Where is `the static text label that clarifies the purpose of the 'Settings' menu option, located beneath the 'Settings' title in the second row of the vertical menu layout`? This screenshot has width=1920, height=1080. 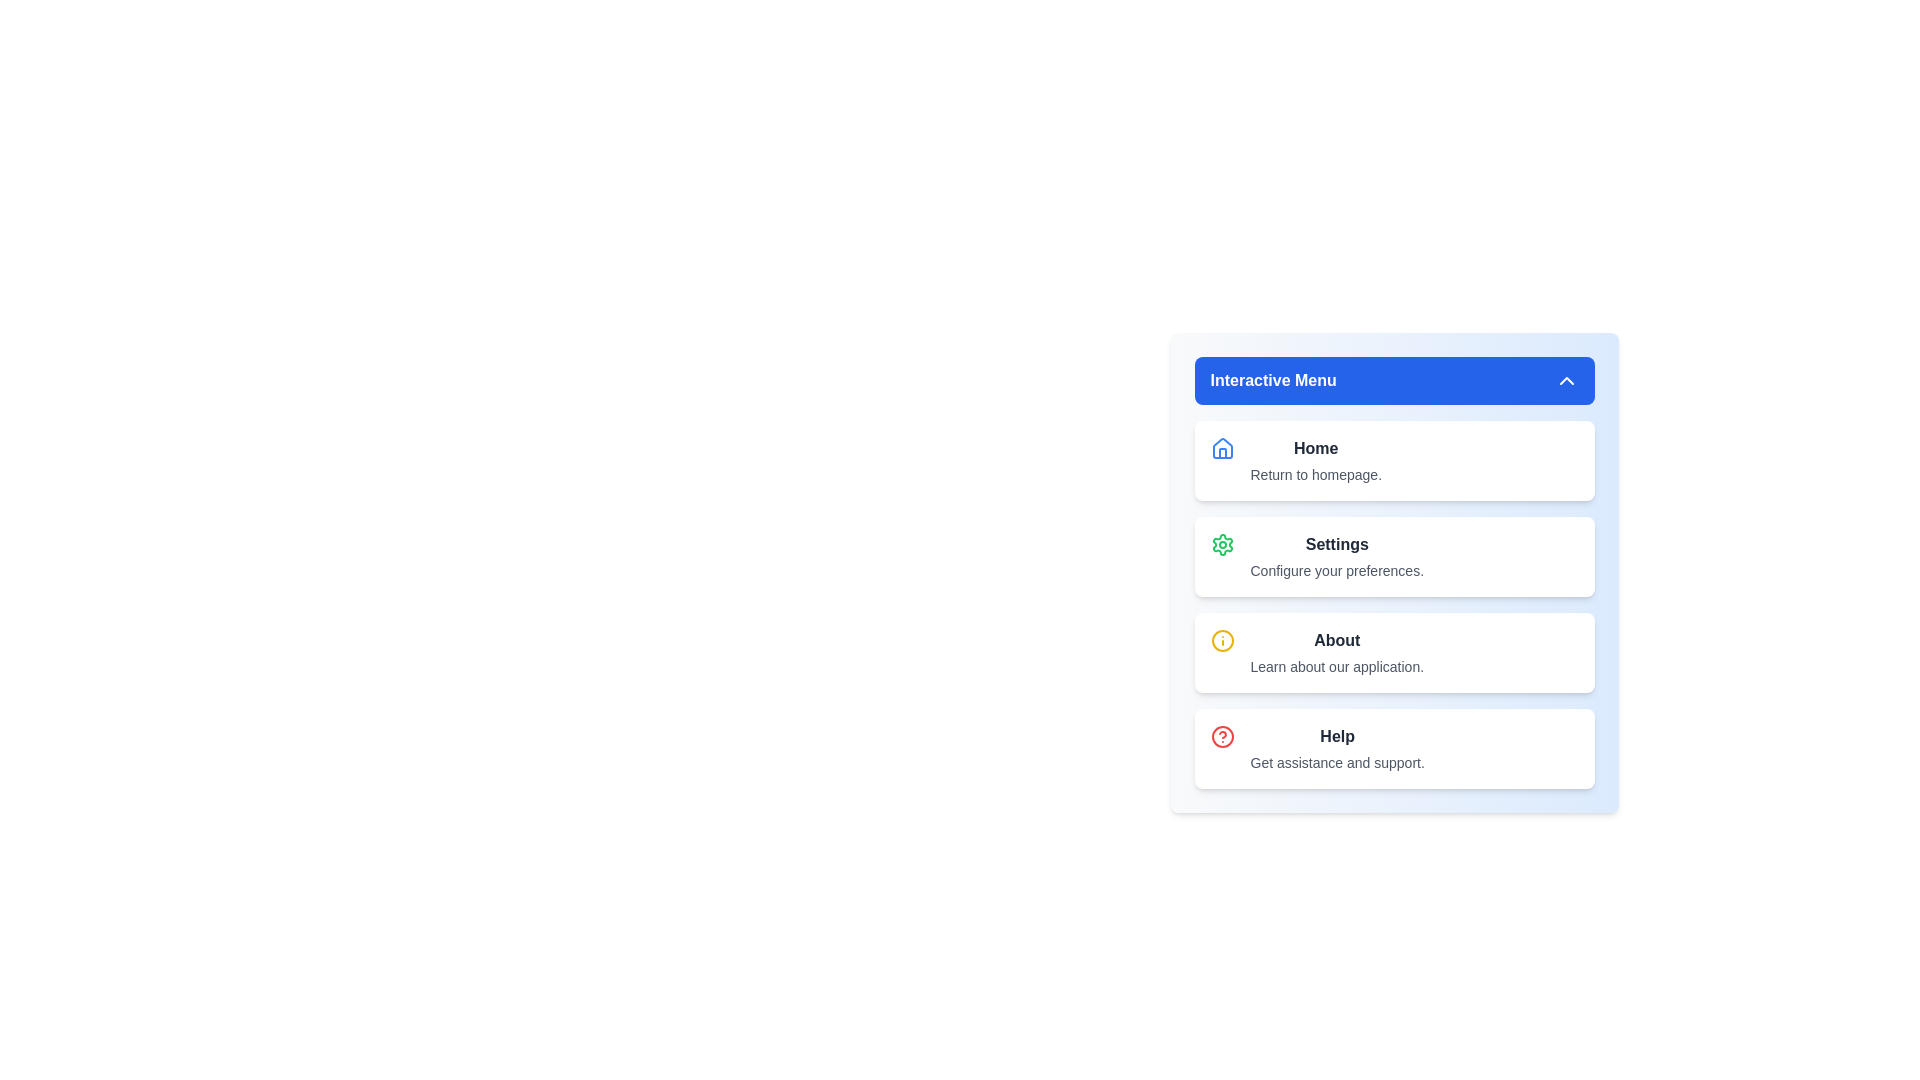 the static text label that clarifies the purpose of the 'Settings' menu option, located beneath the 'Settings' title in the second row of the vertical menu layout is located at coordinates (1337, 570).